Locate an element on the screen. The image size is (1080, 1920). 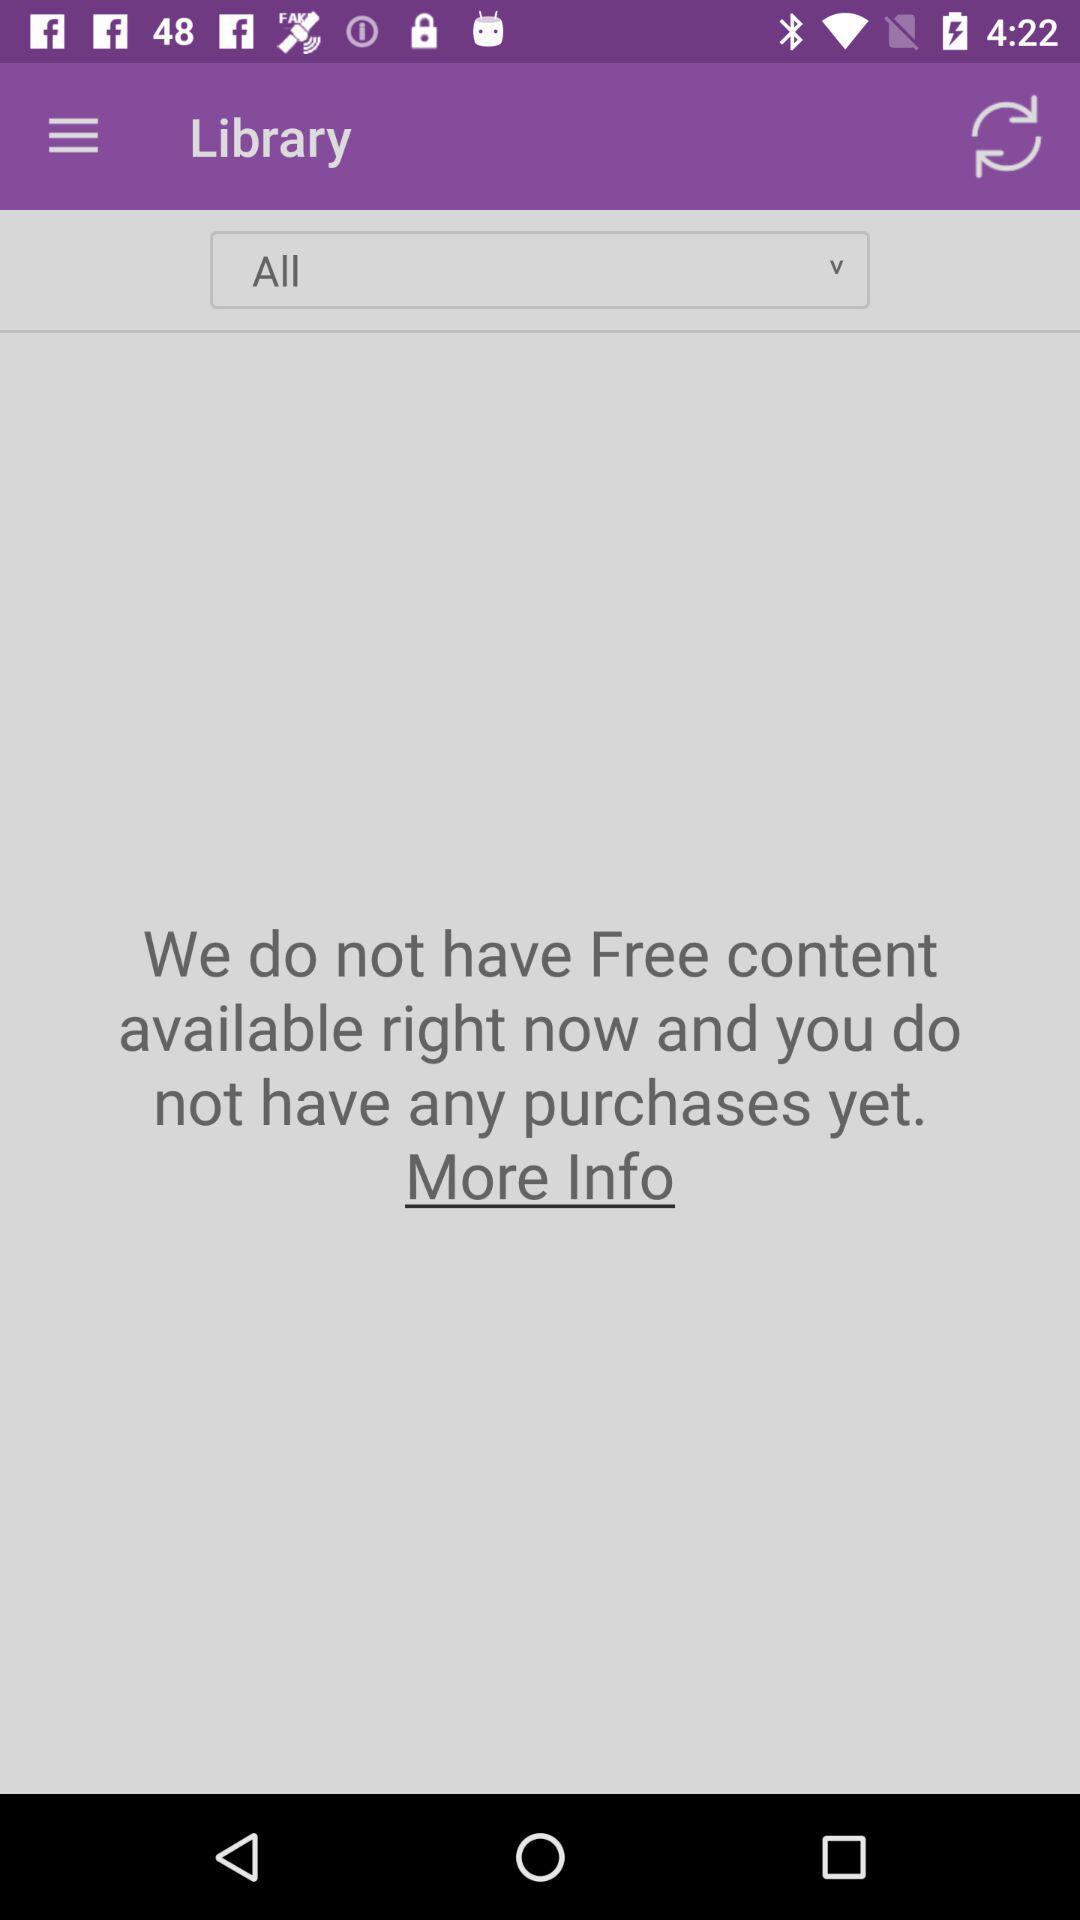
the item next to the library icon is located at coordinates (72, 135).